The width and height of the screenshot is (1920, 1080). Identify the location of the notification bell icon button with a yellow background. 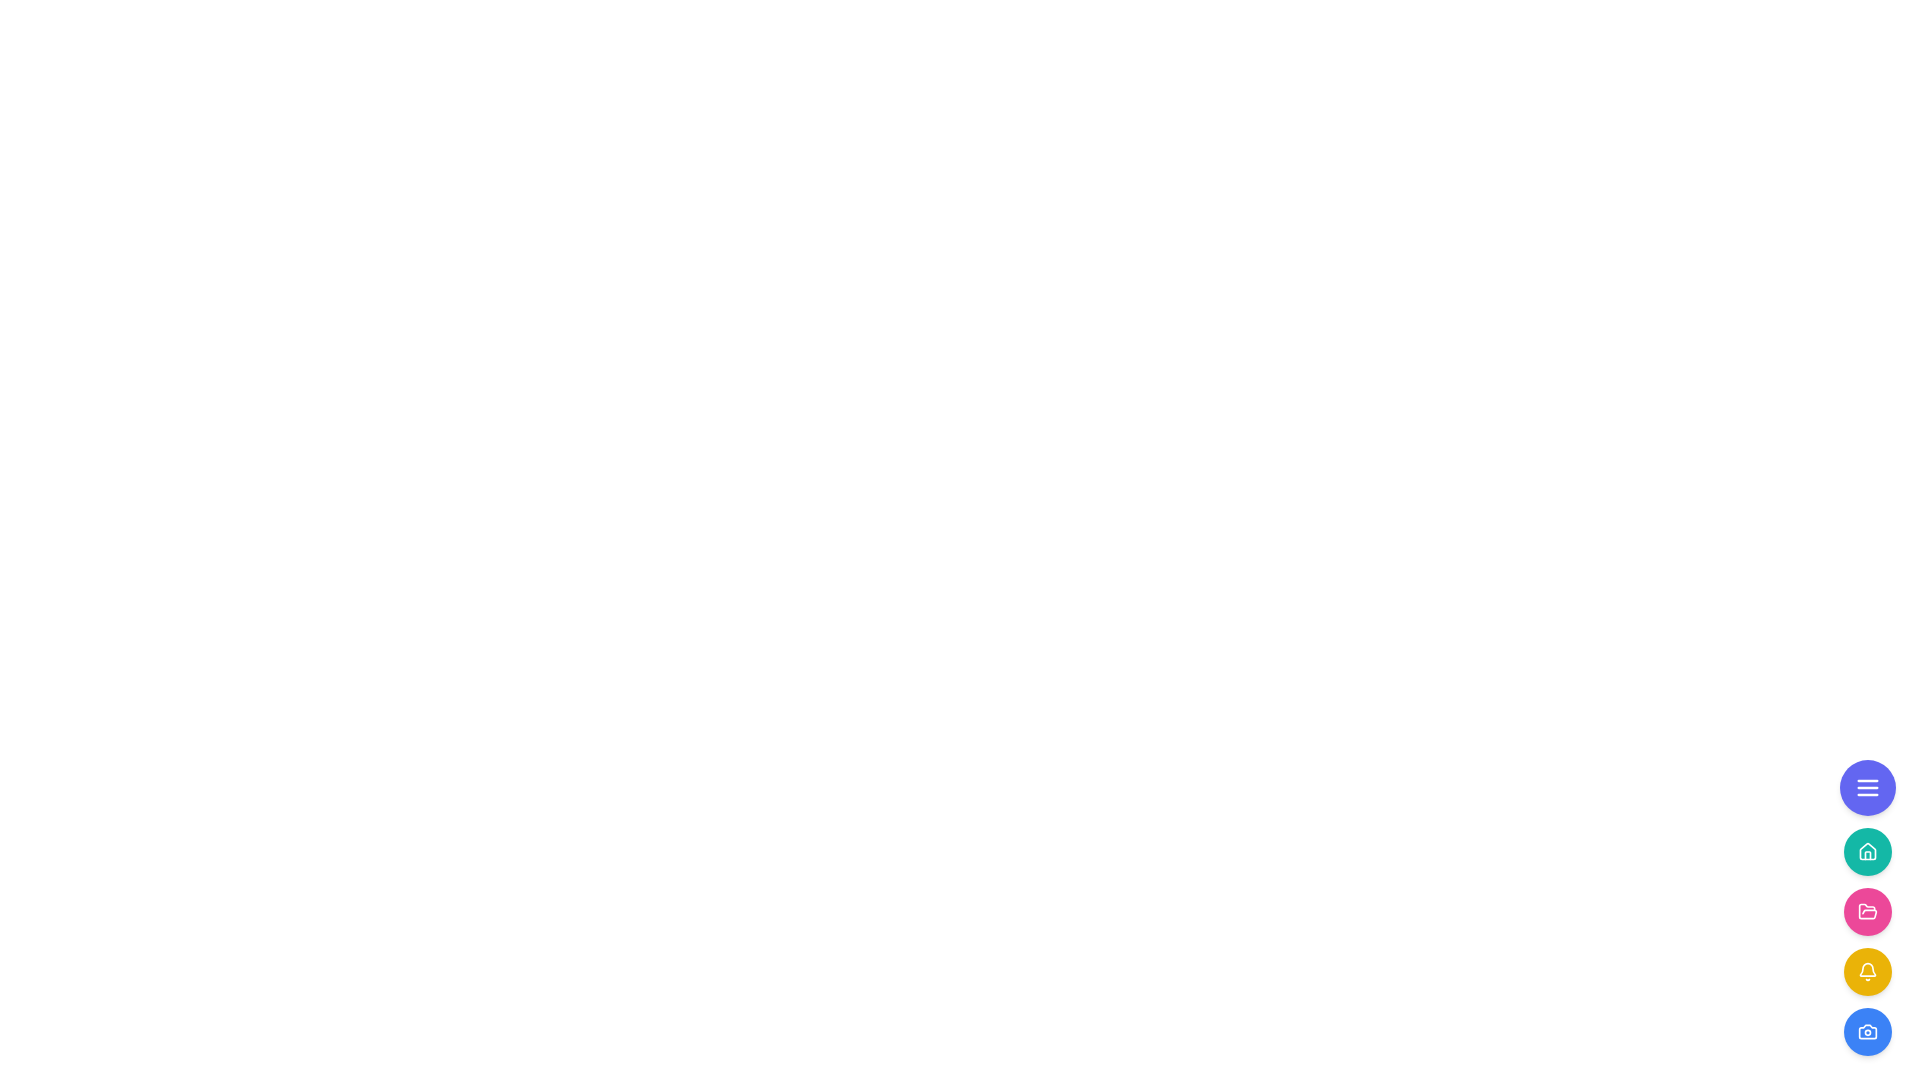
(1866, 971).